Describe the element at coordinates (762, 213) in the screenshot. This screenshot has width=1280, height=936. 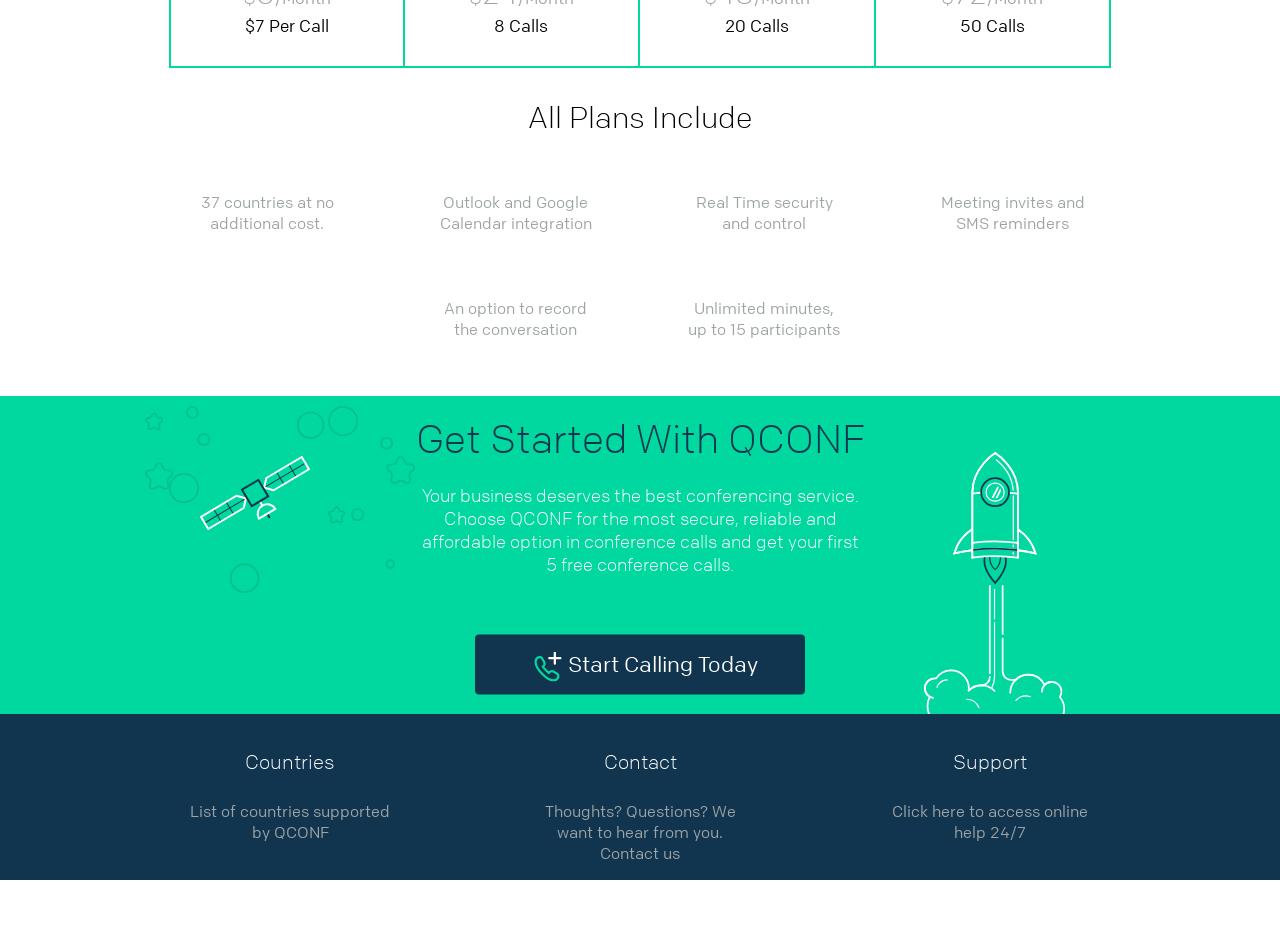
I see `'Real Time security and control'` at that location.